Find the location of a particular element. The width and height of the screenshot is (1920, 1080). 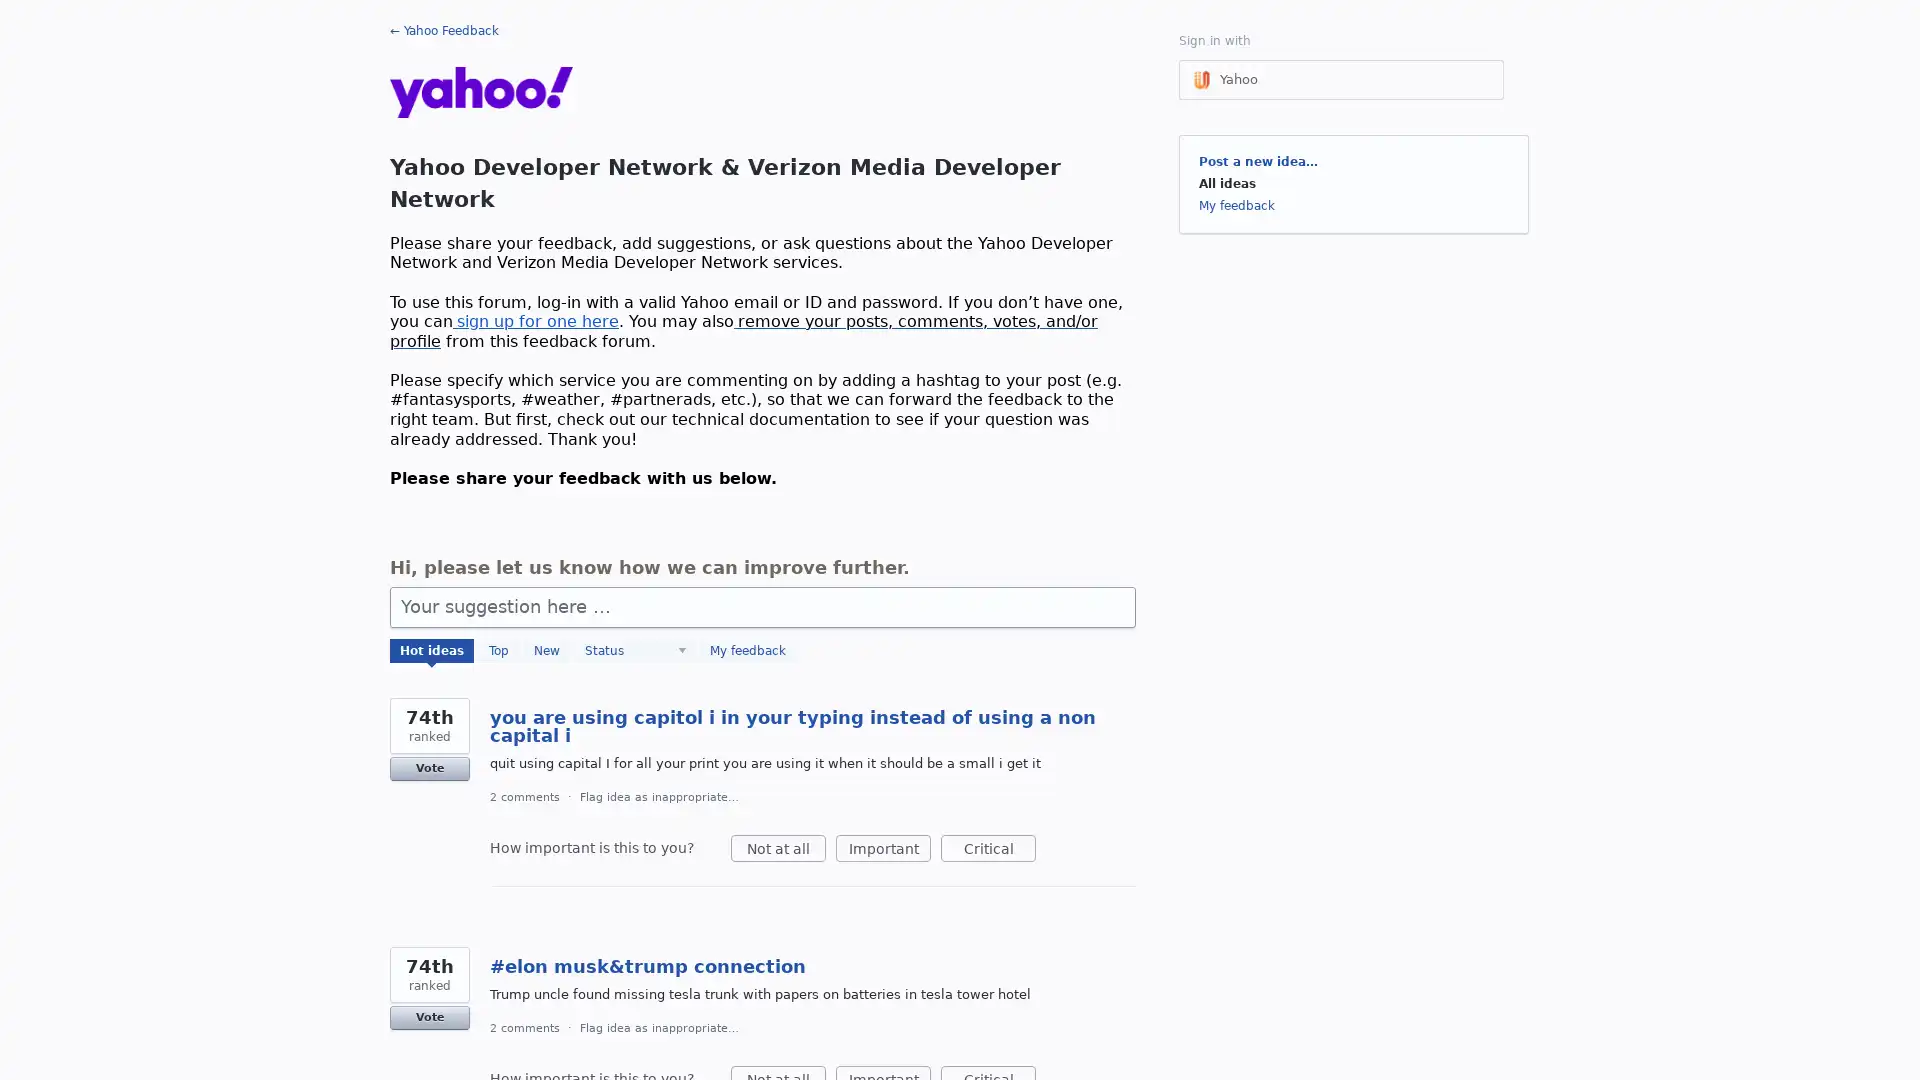

Yahoo sign in is located at coordinates (1340, 77).